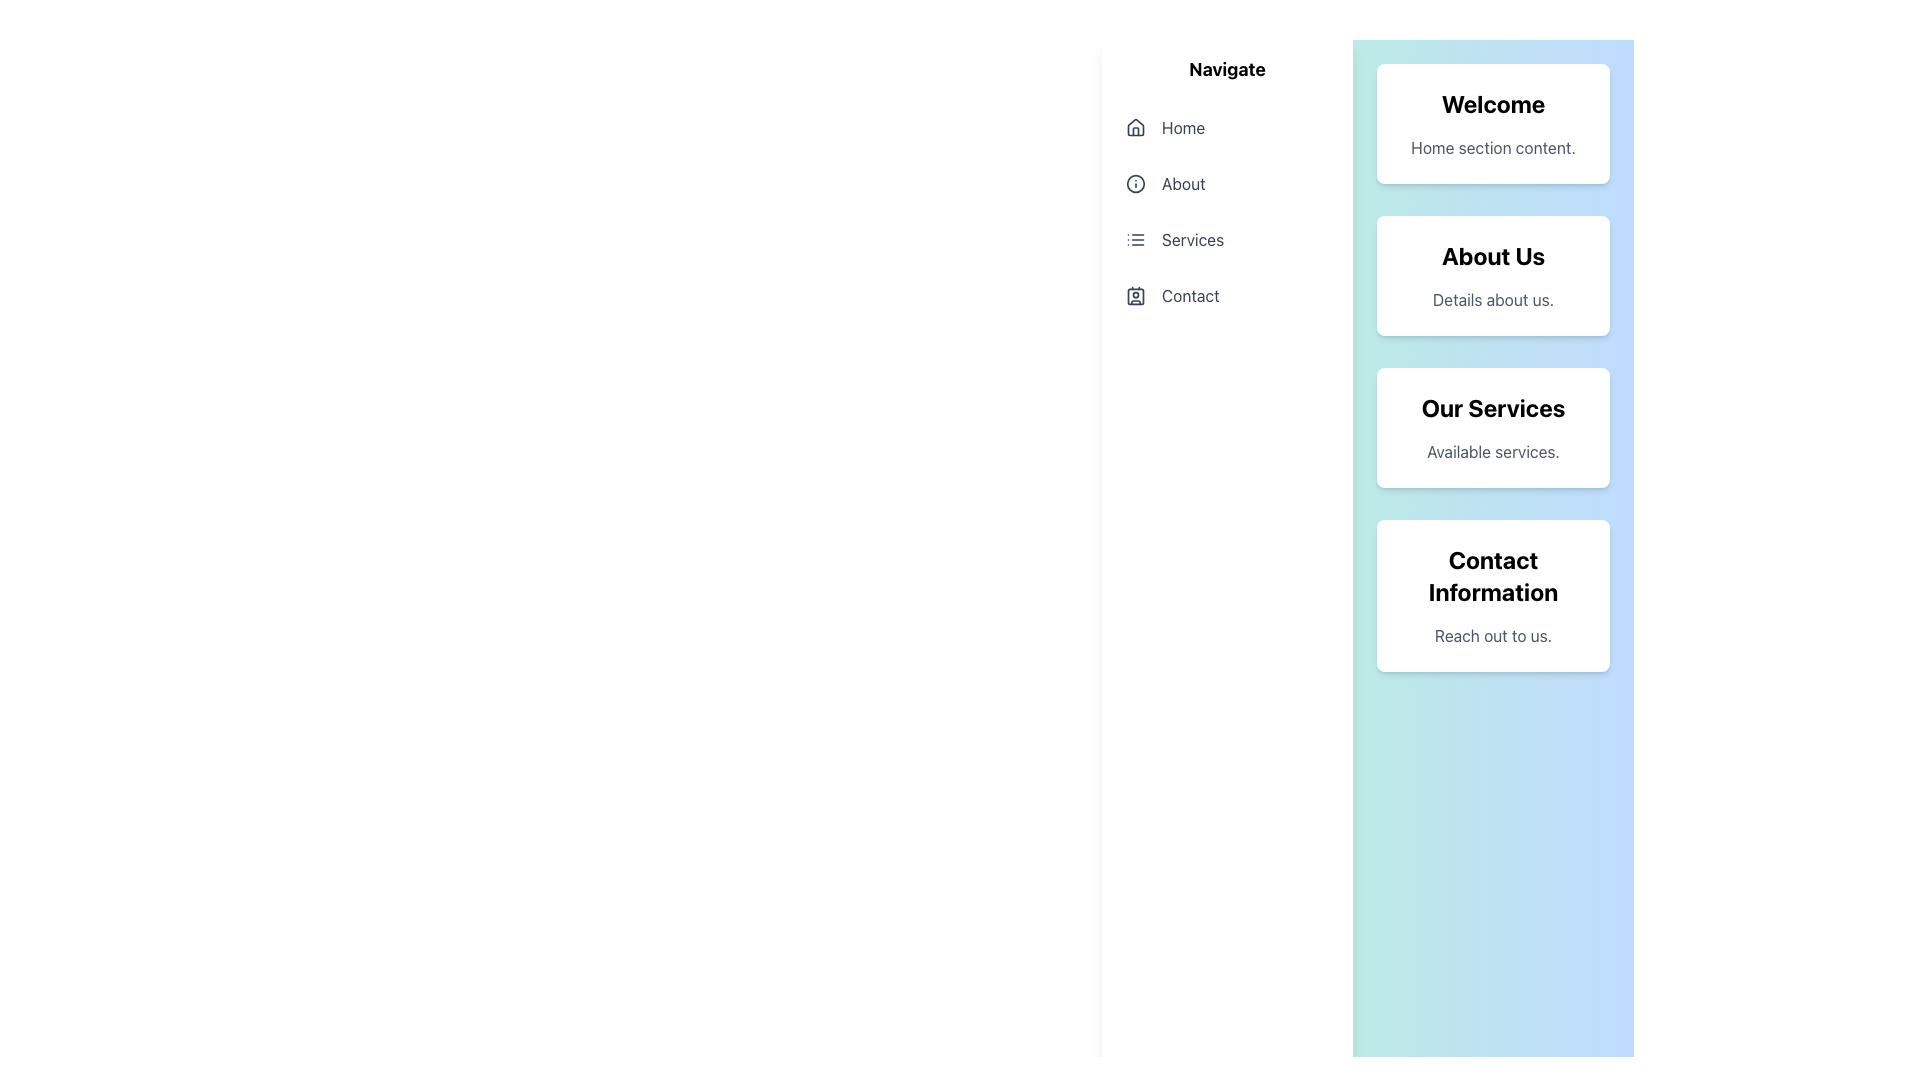 The image size is (1920, 1080). I want to click on the house icon in the vertical navigation menu, so click(1136, 127).